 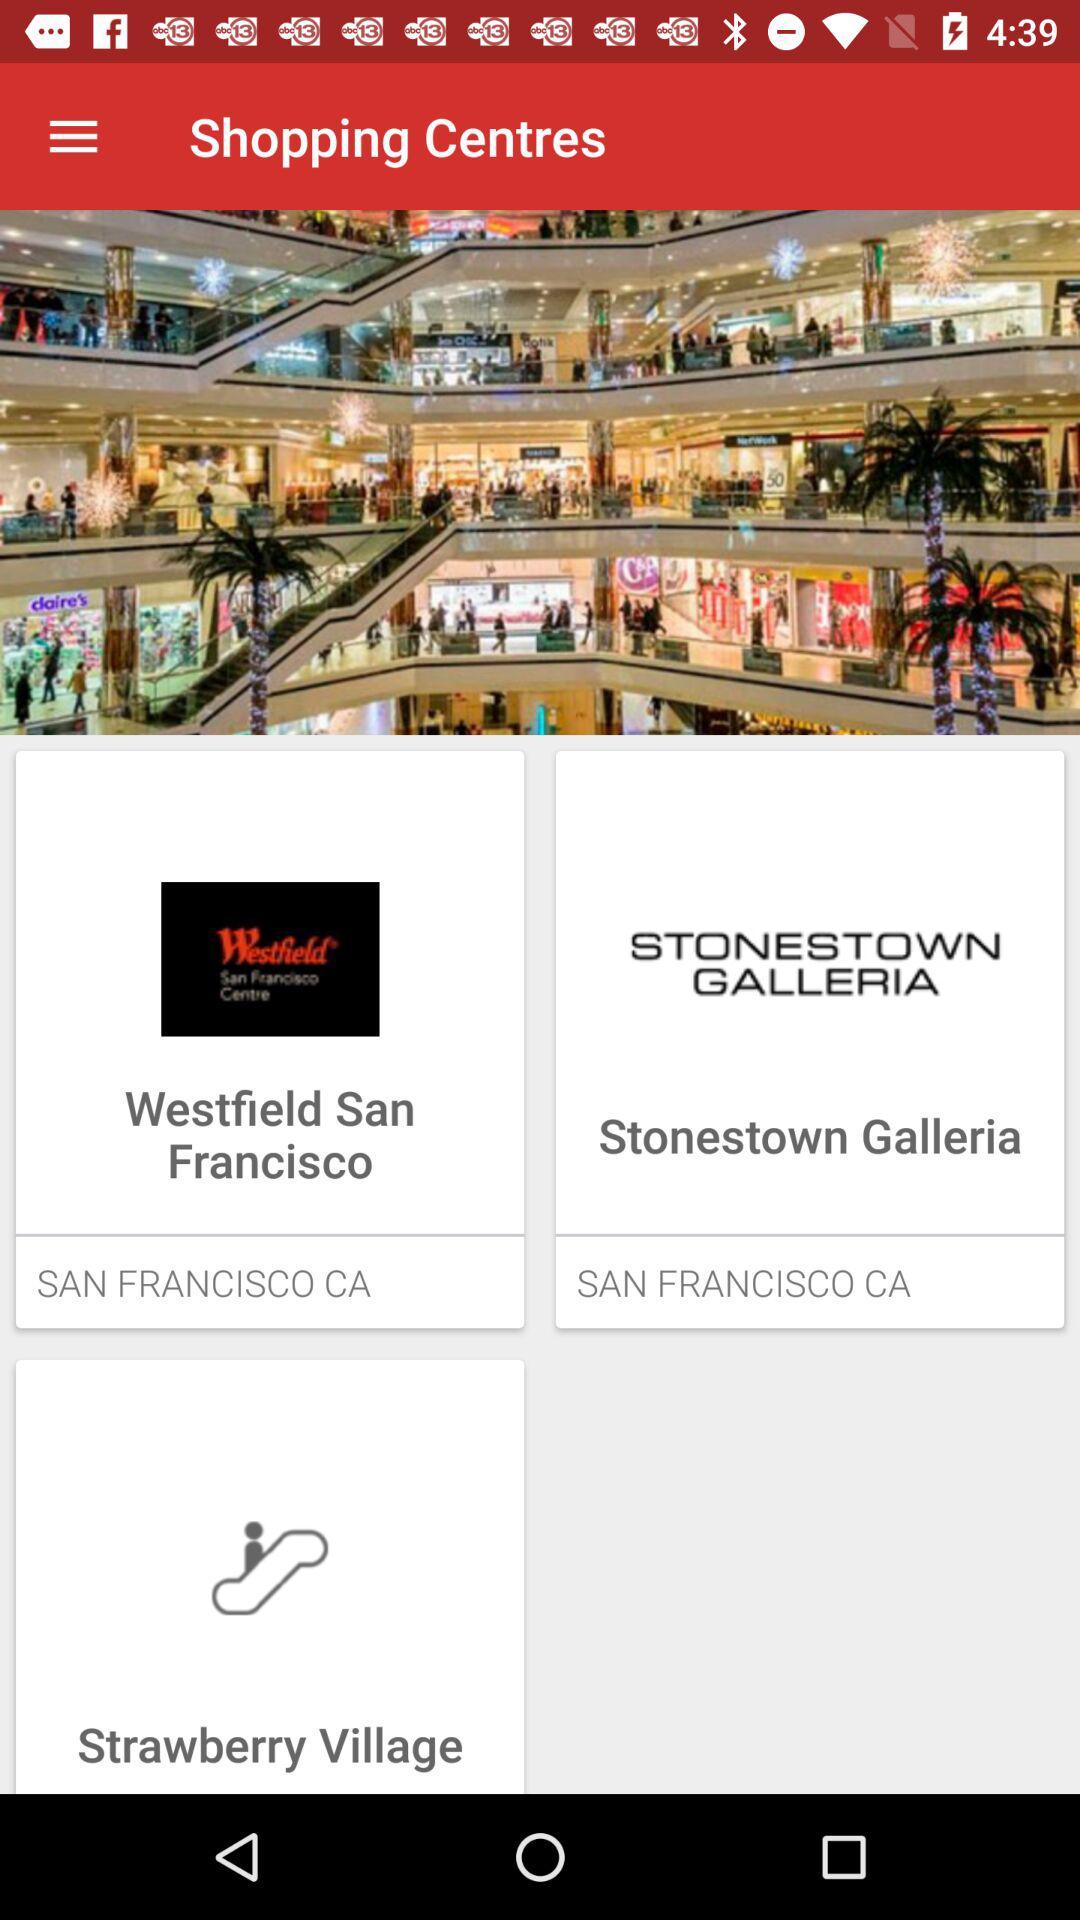 What do you see at coordinates (810, 1039) in the screenshot?
I see `the option having the text stonestown galleria` at bounding box center [810, 1039].